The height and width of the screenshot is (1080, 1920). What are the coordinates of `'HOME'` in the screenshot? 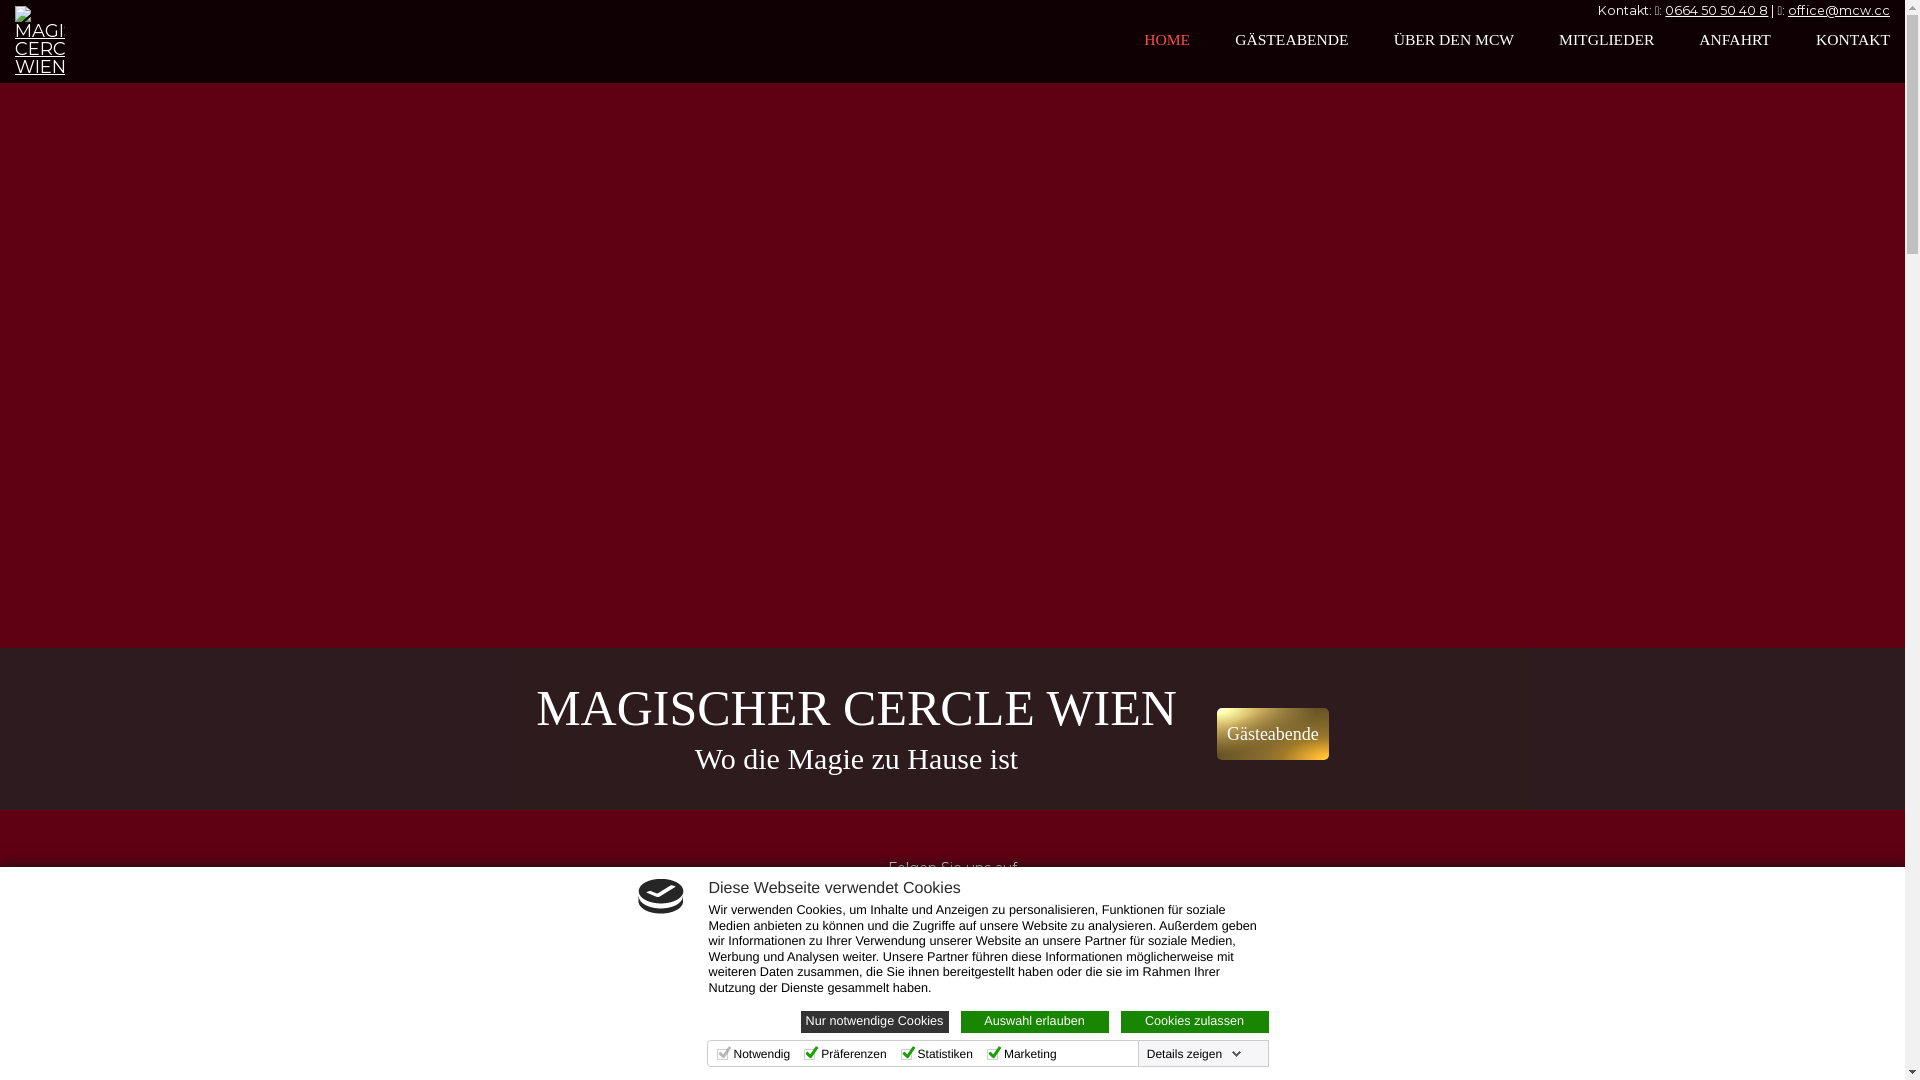 It's located at (1166, 40).